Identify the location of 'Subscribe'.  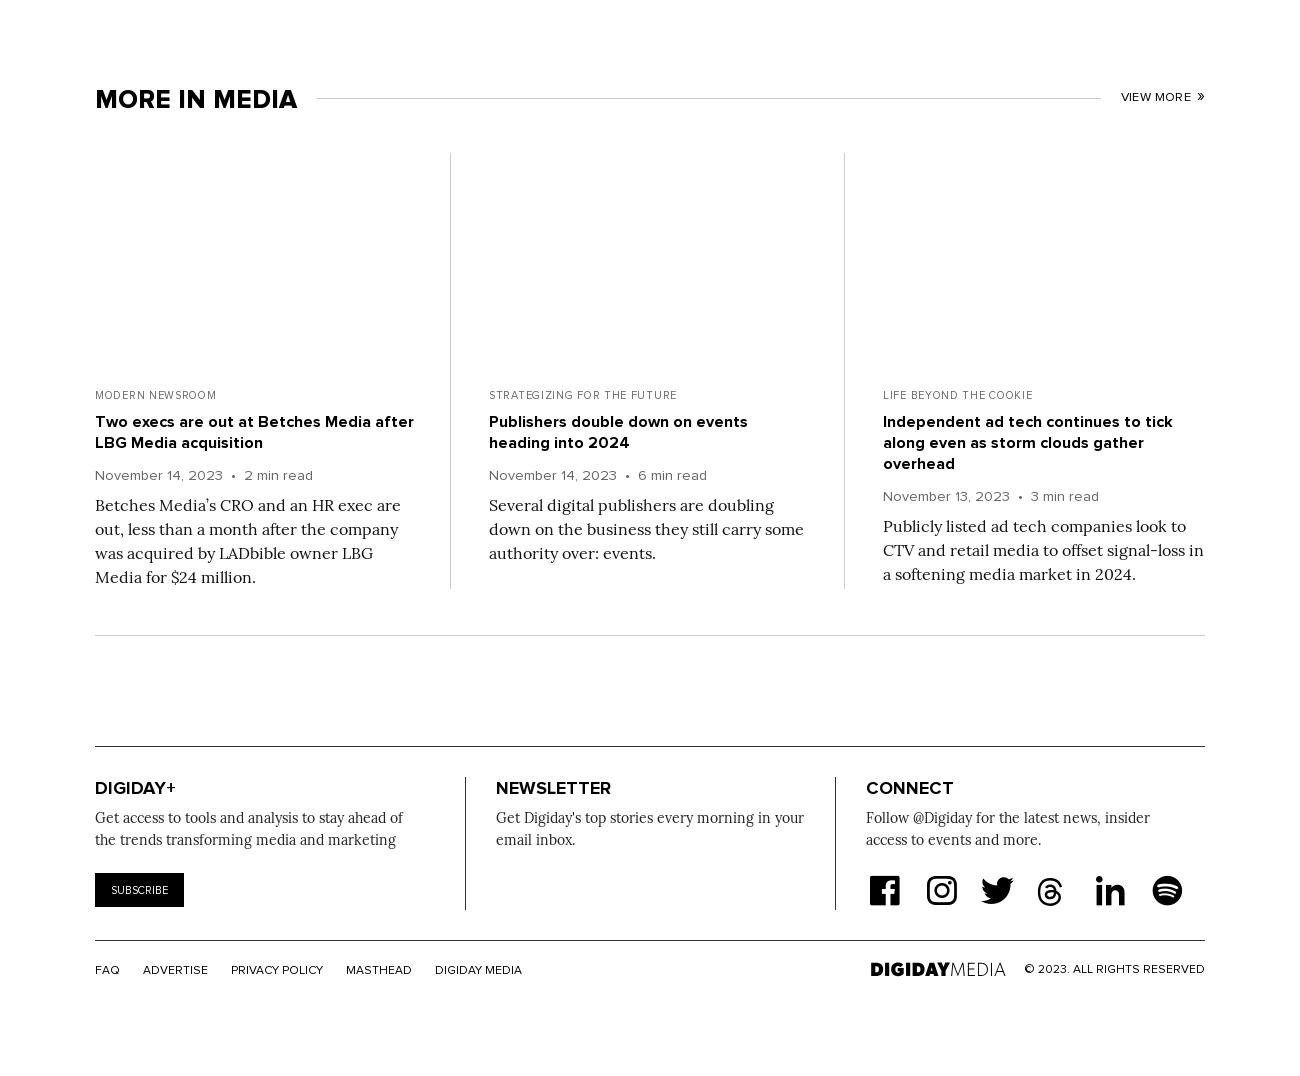
(138, 890).